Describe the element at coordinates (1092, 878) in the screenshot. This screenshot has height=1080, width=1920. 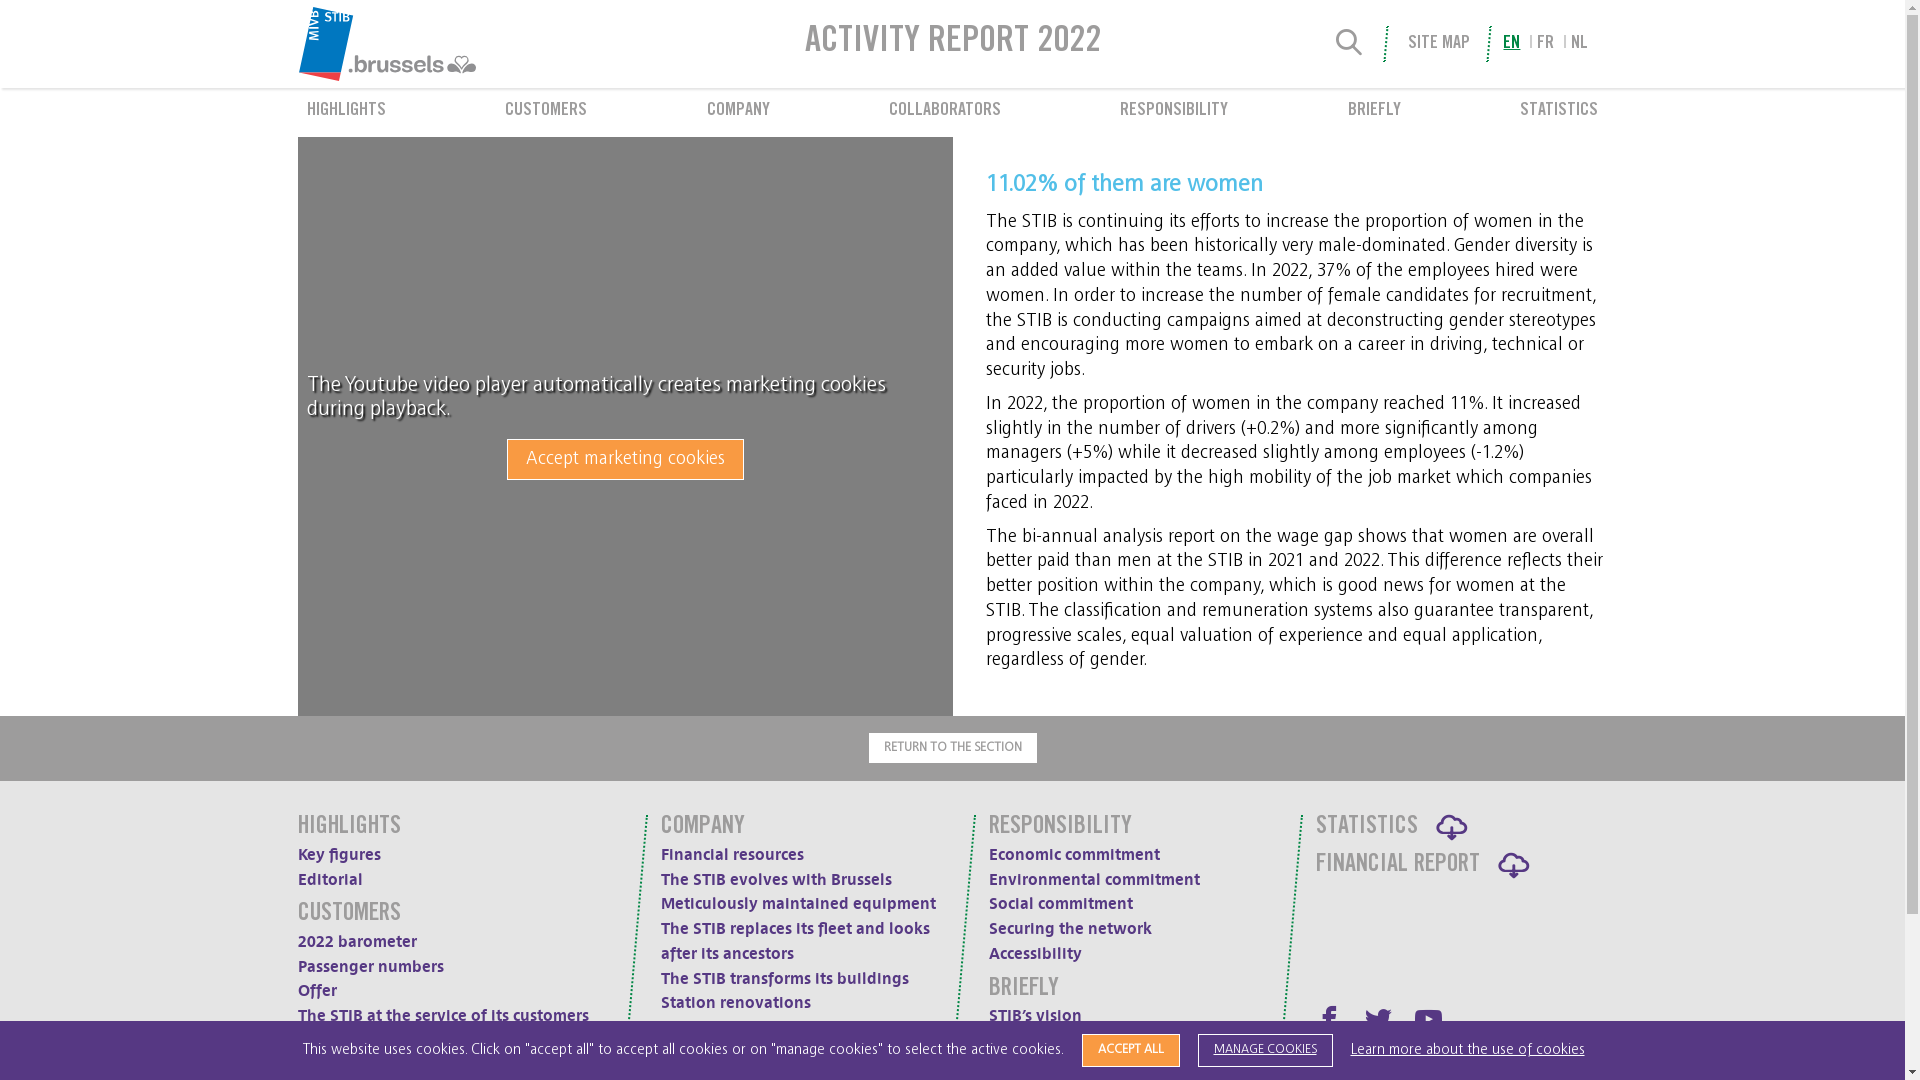
I see `'Environmental commitment'` at that location.